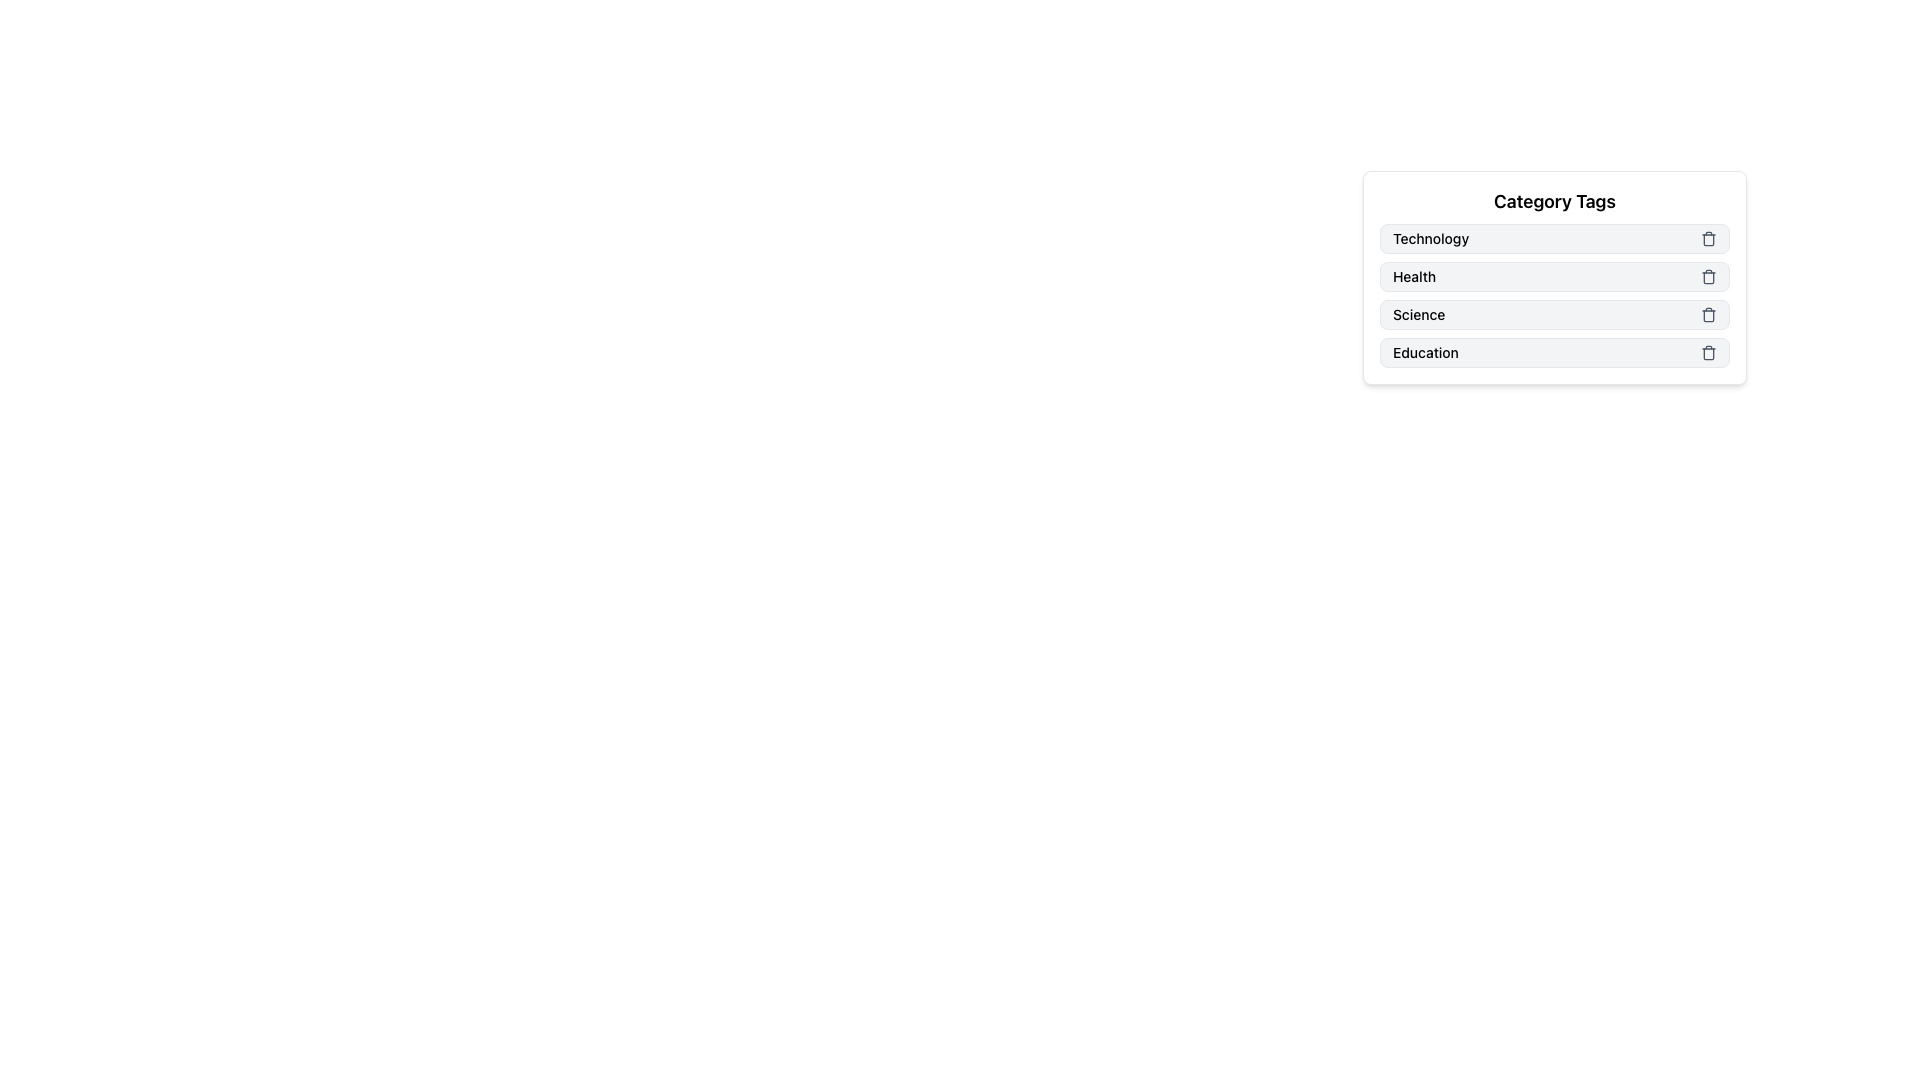 This screenshot has width=1920, height=1080. What do you see at coordinates (1554, 201) in the screenshot?
I see `the Static Text Header, which serves as the title for category tags like 'Technology,' 'Health,' 'Science,' and 'Education.'` at bounding box center [1554, 201].